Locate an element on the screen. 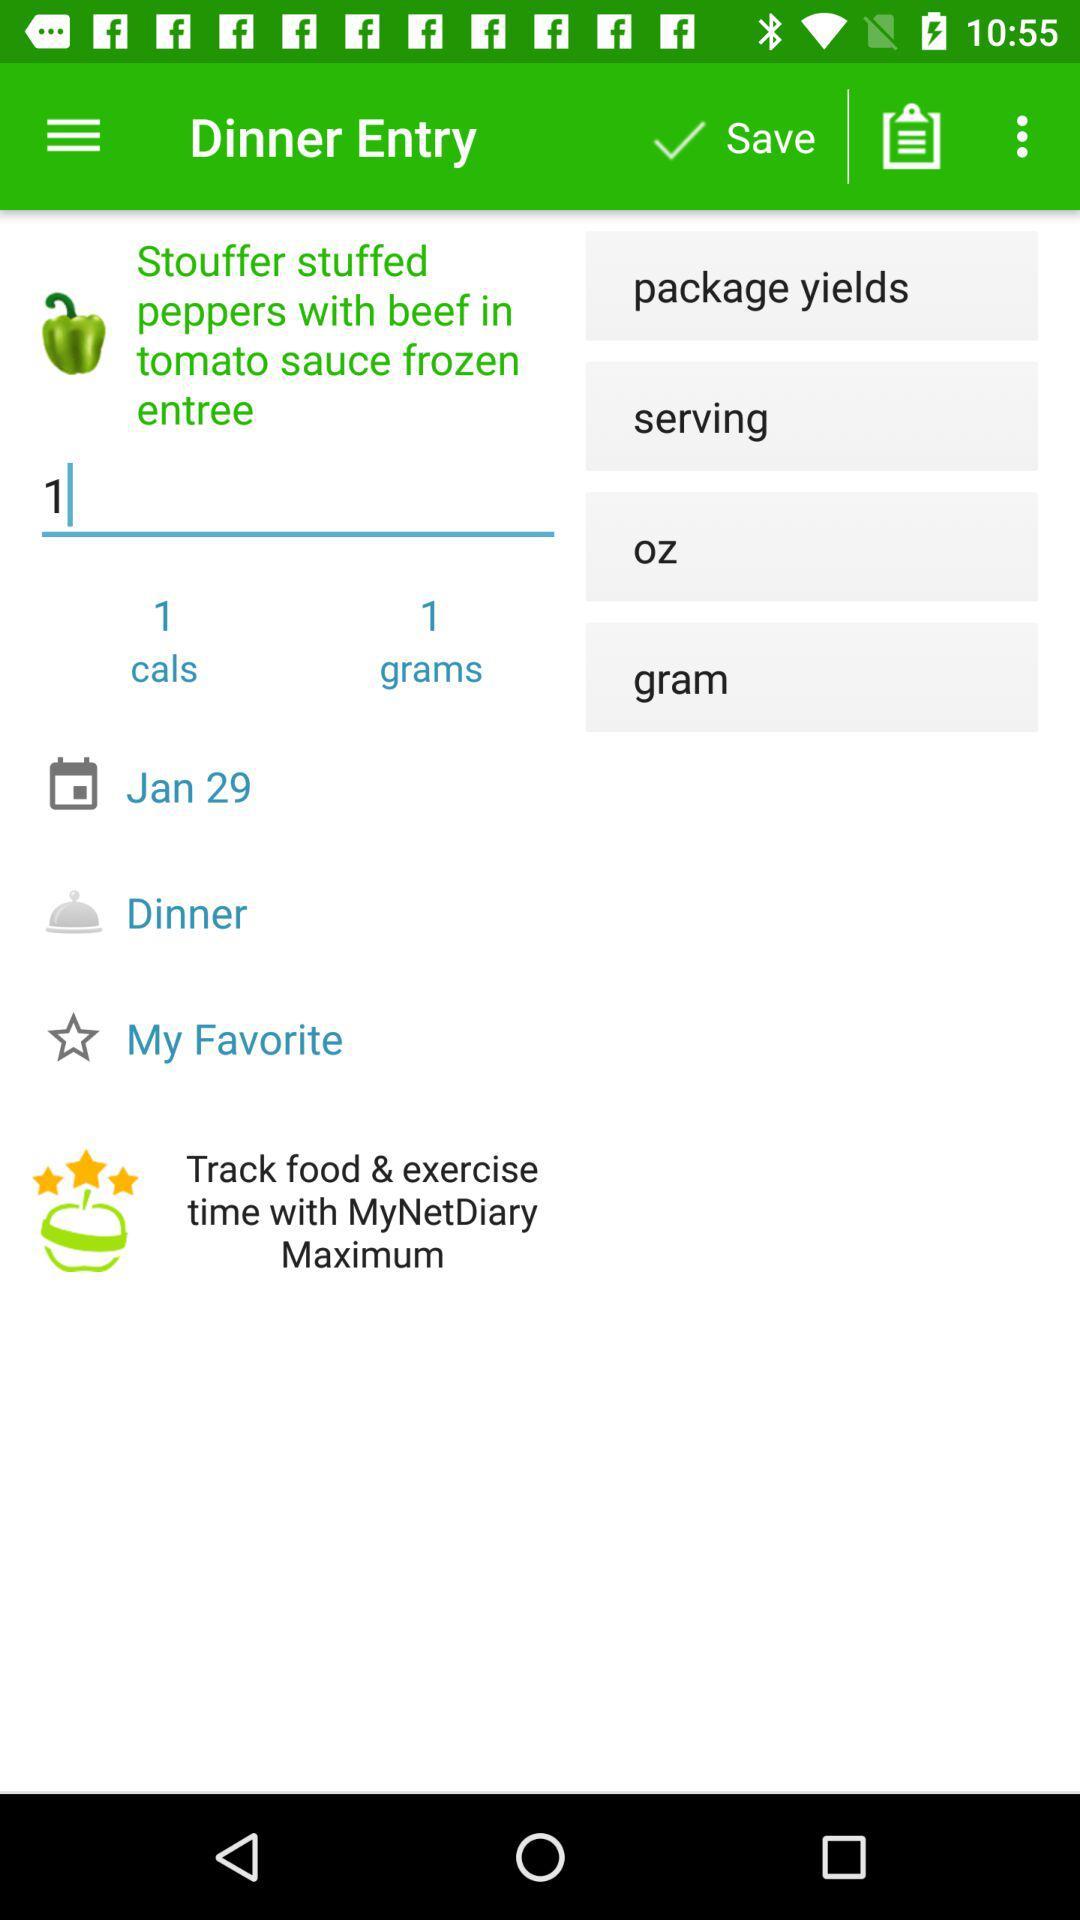 This screenshot has height=1920, width=1080. item to the right of 1 is located at coordinates (631, 546).